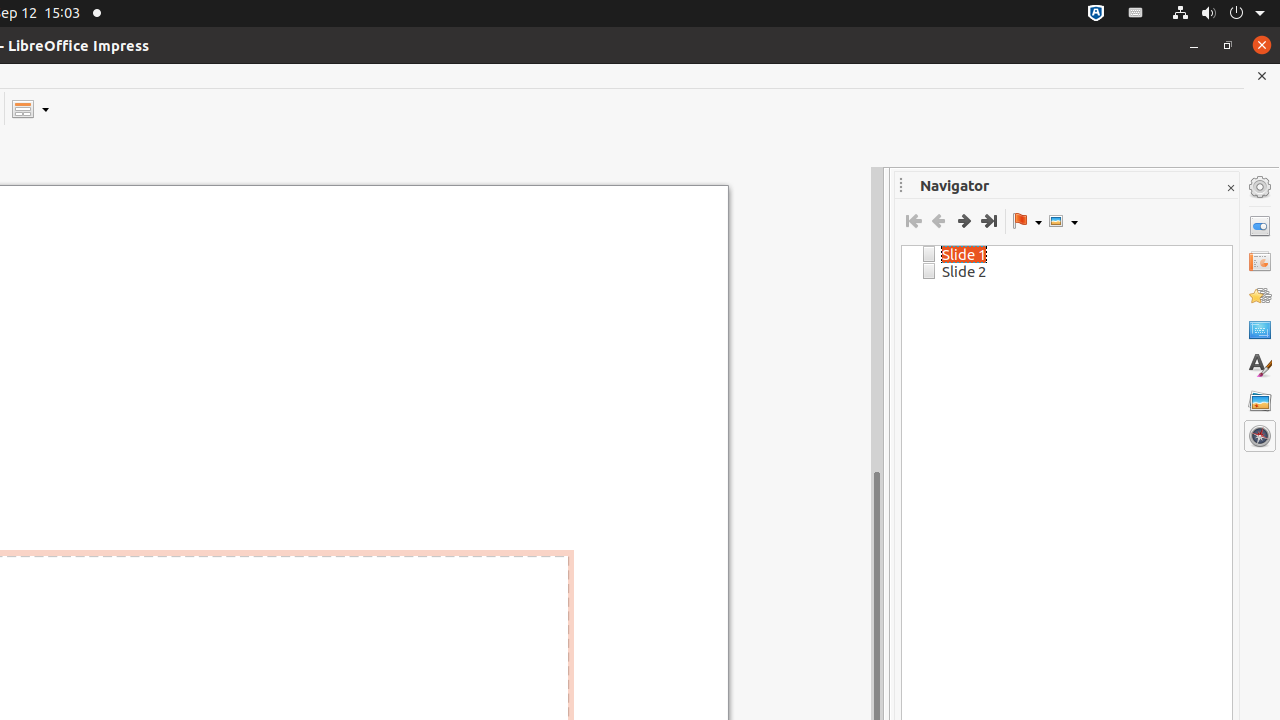  Describe the element at coordinates (1259, 225) in the screenshot. I see `'Properties'` at that location.